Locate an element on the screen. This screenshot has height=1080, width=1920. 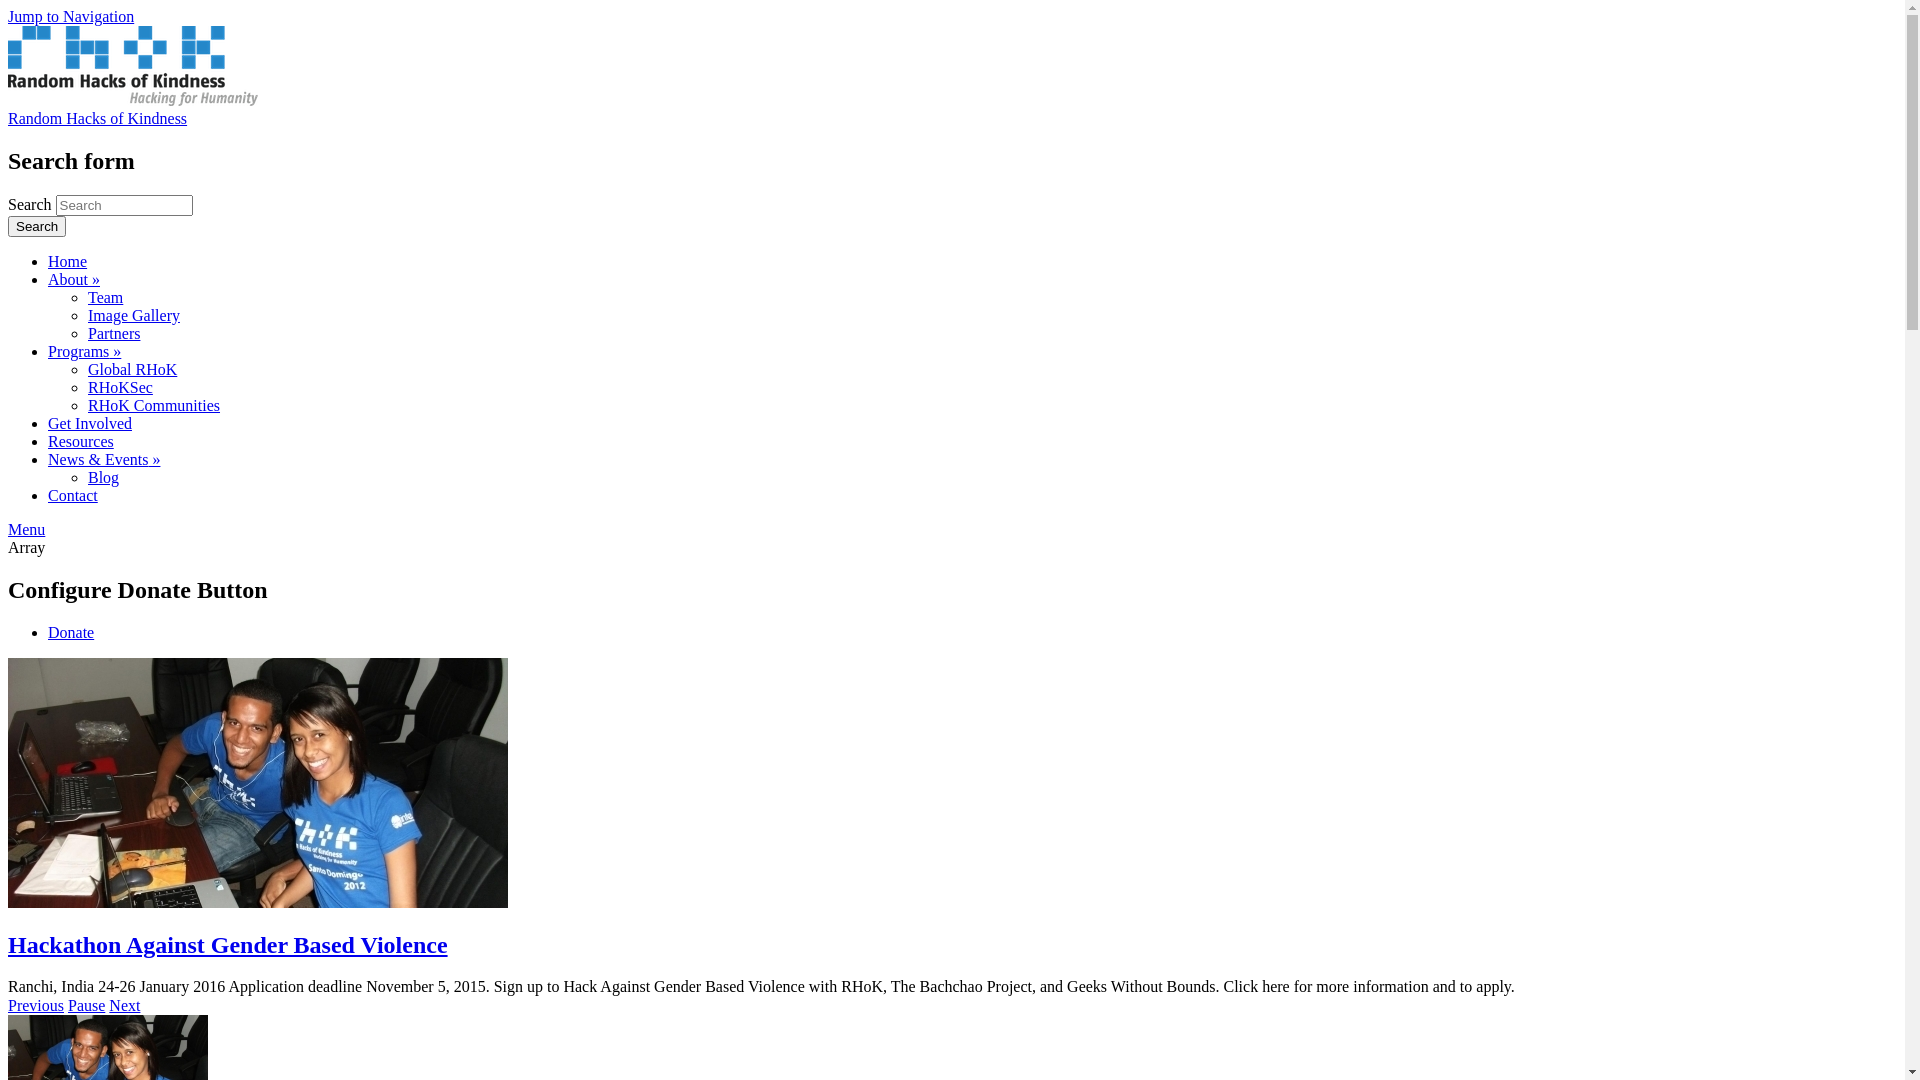
'Random Hacks of Kindness' is located at coordinates (96, 118).